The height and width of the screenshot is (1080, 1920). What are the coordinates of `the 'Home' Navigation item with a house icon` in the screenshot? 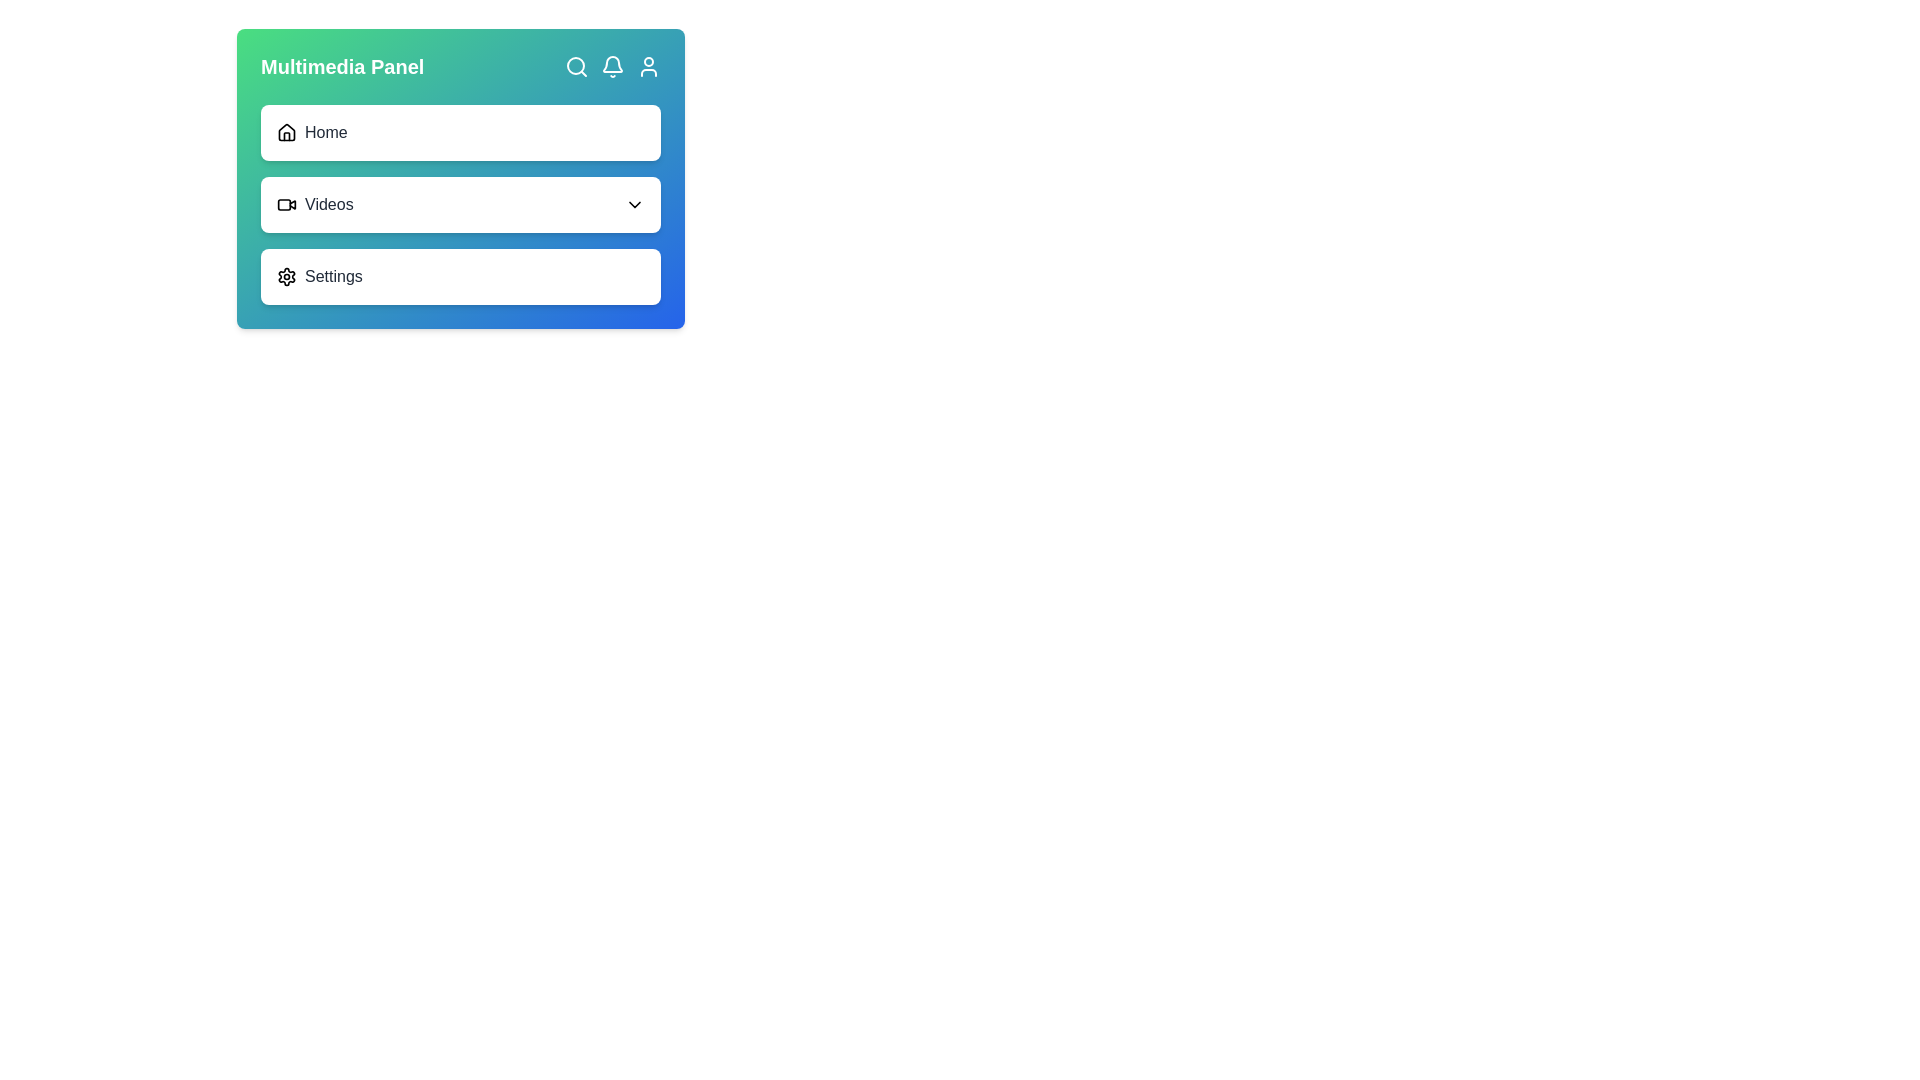 It's located at (311, 132).